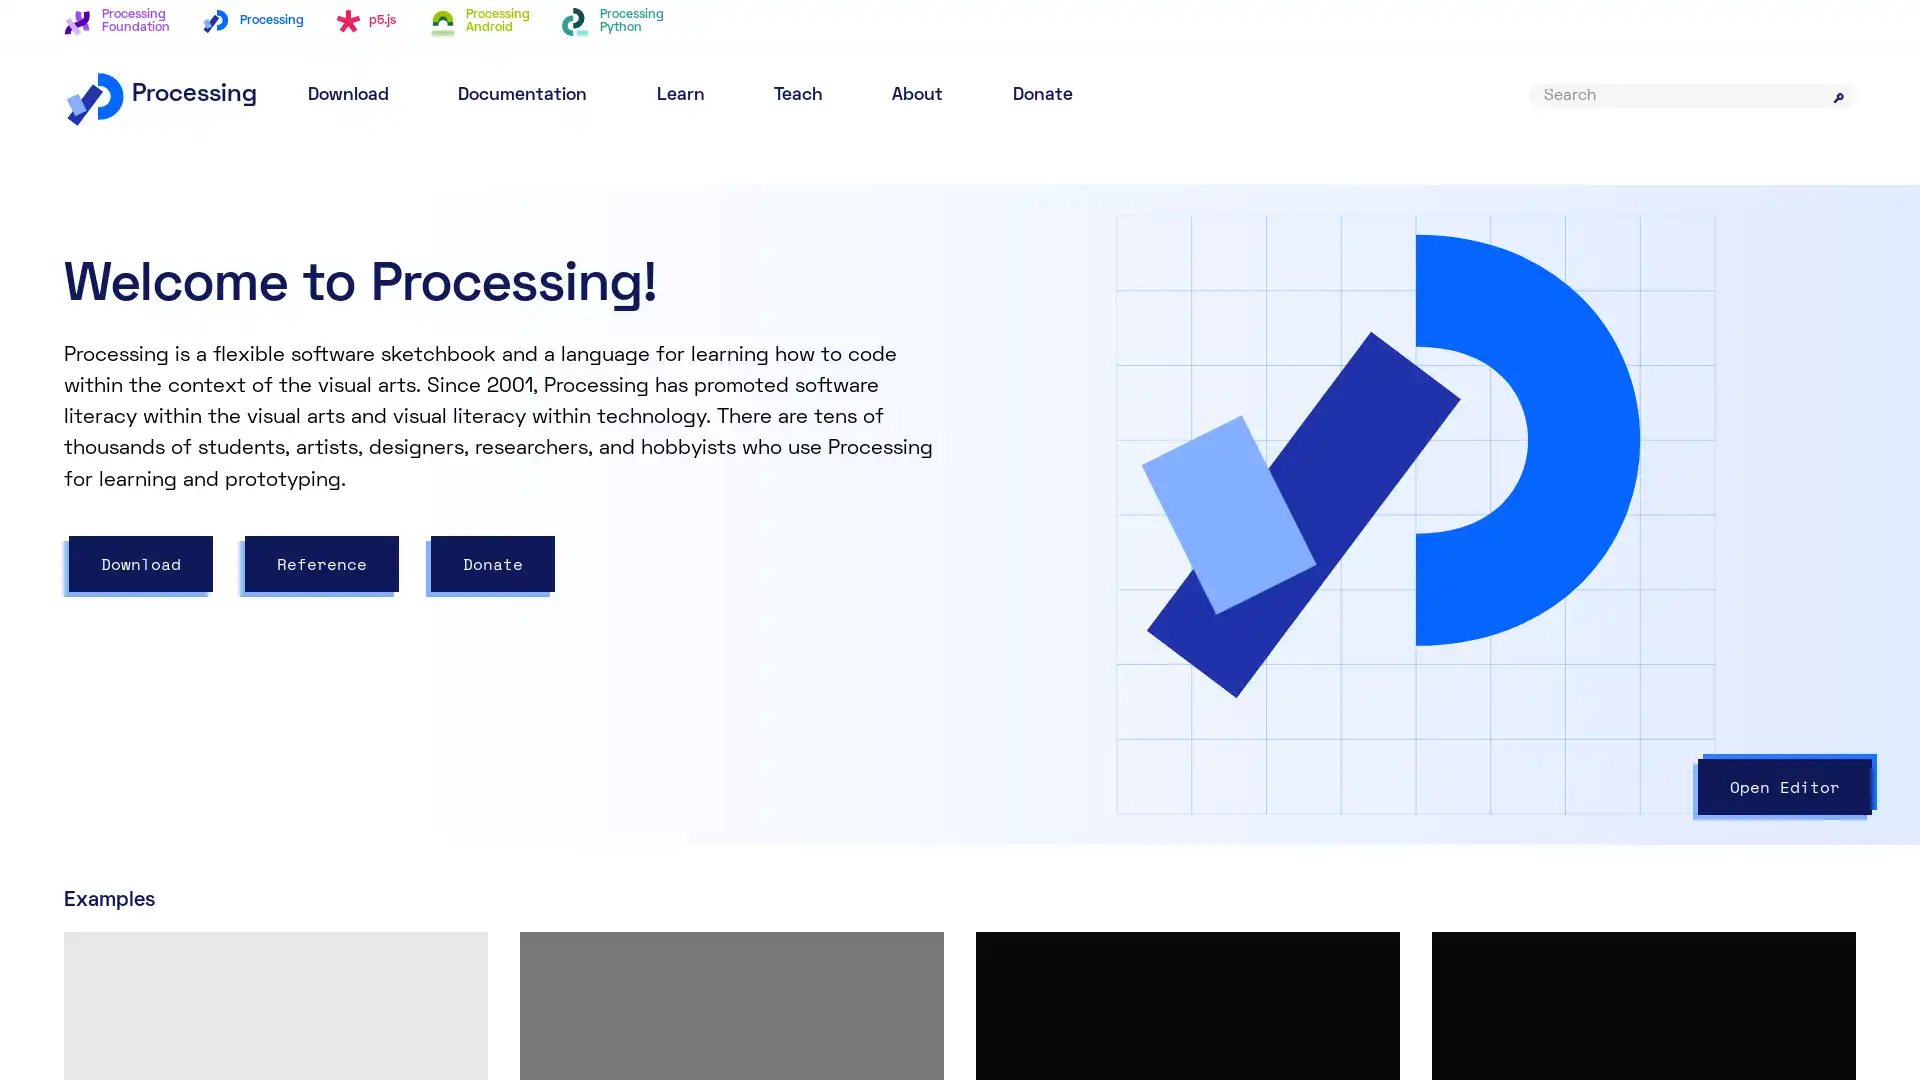 This screenshot has width=1920, height=1080. What do you see at coordinates (1255, 616) in the screenshot?
I see `change position` at bounding box center [1255, 616].